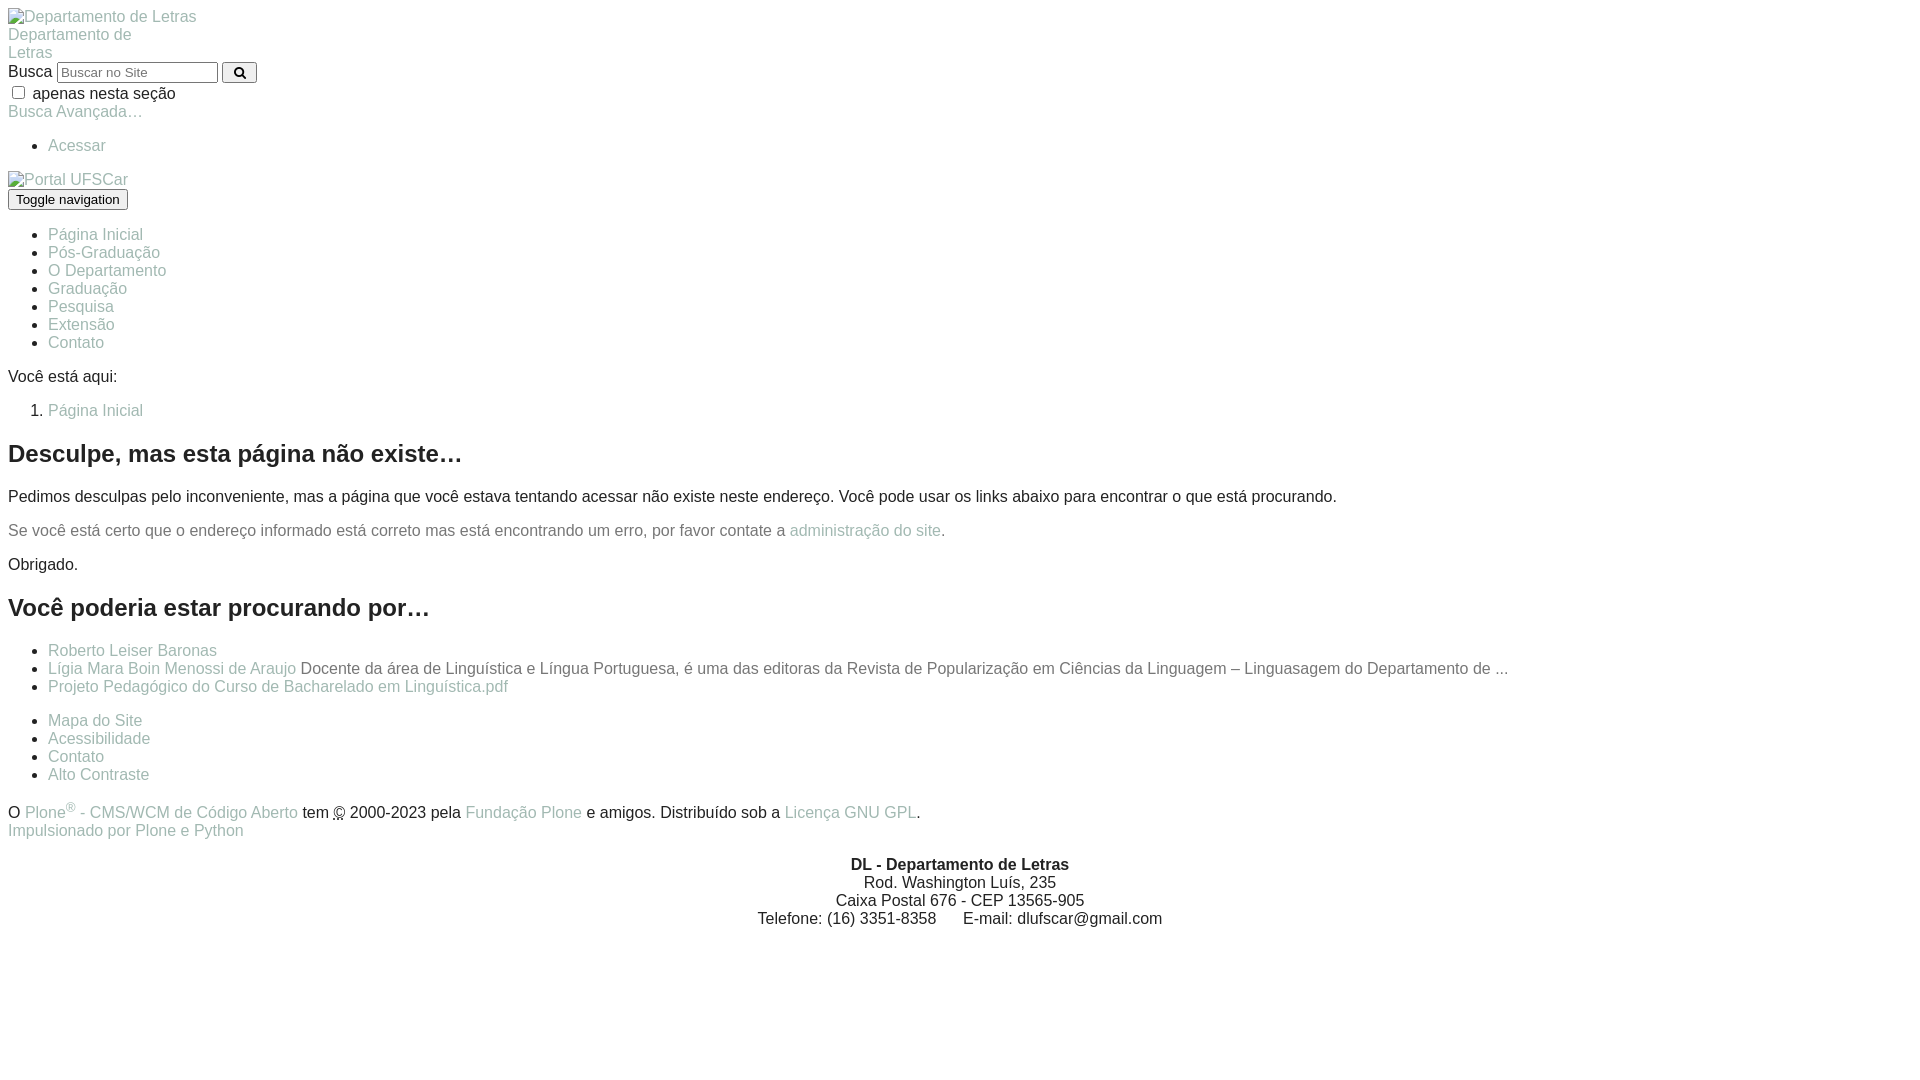  What do you see at coordinates (97, 773) in the screenshot?
I see `'Alto Contraste'` at bounding box center [97, 773].